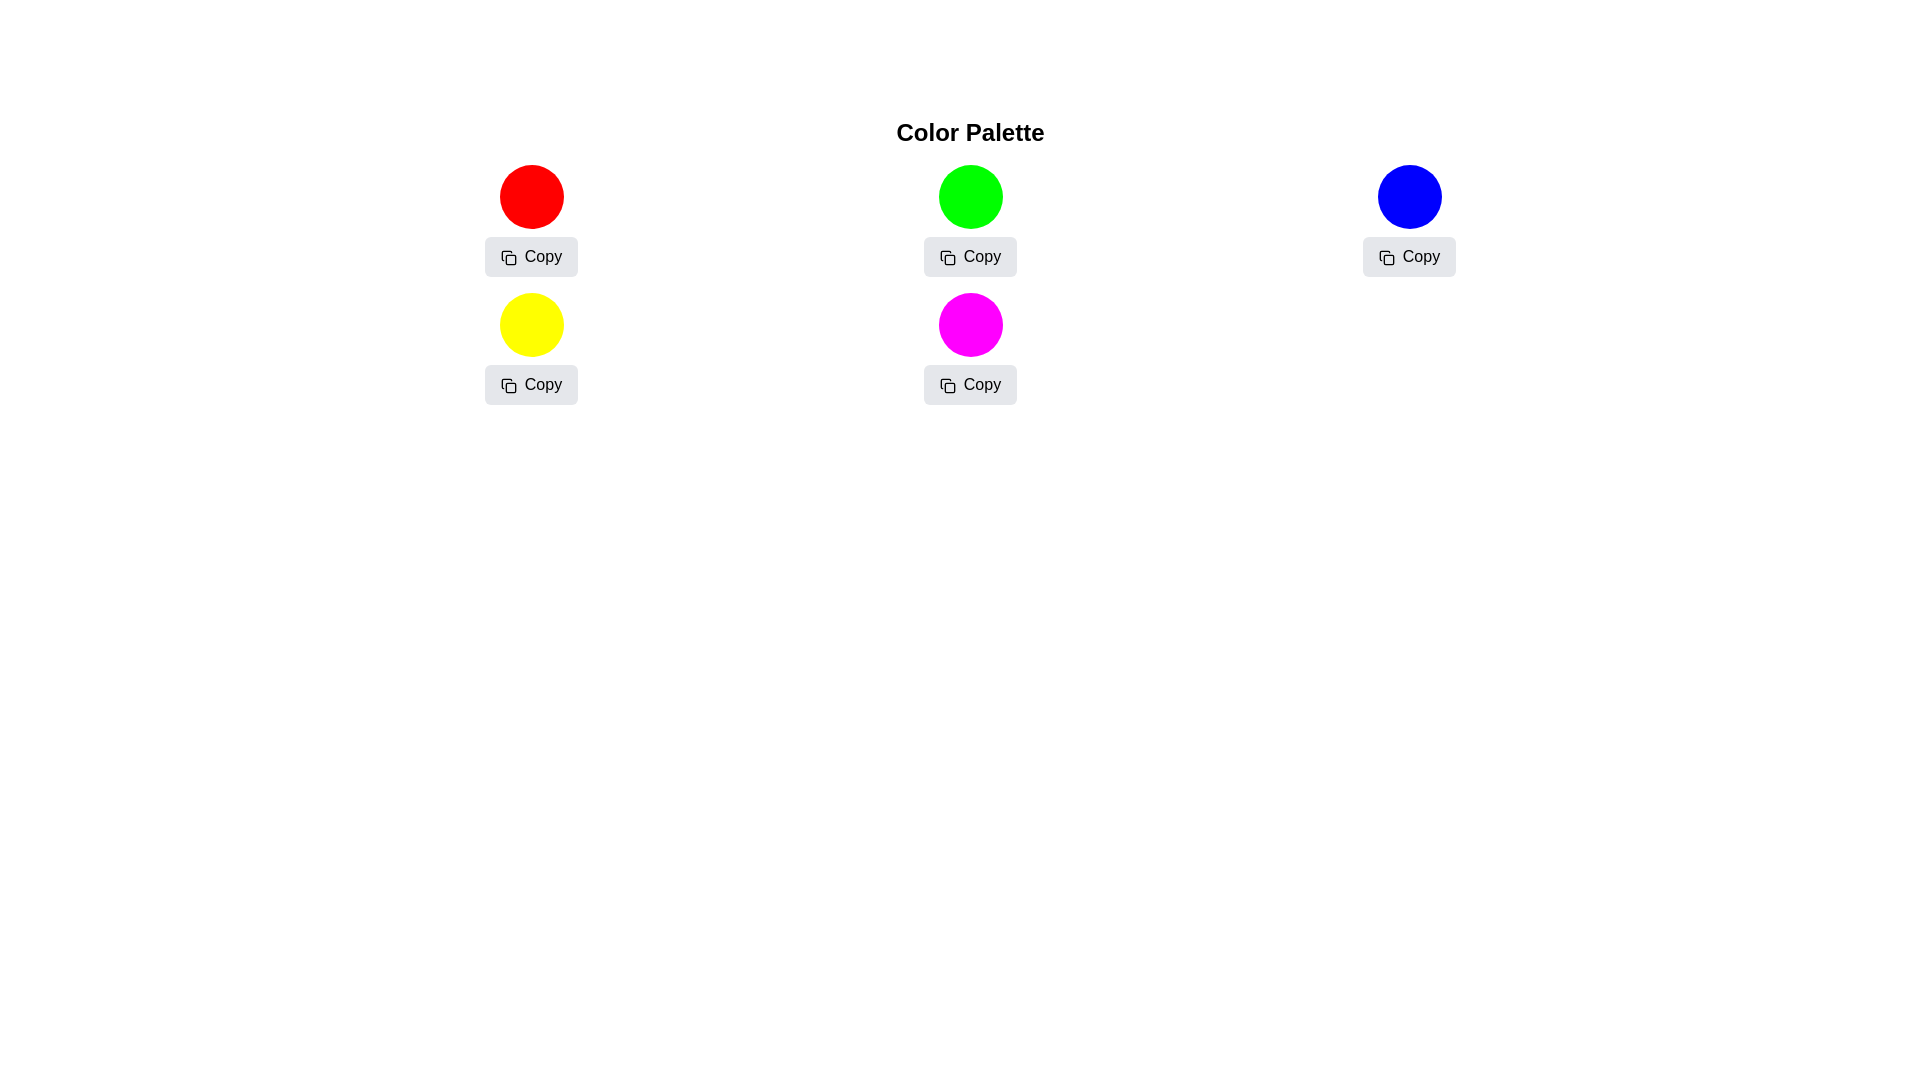 The height and width of the screenshot is (1080, 1920). I want to click on the magenta icon located in the middle of the central column of a 3-column grid layout, so click(970, 347).